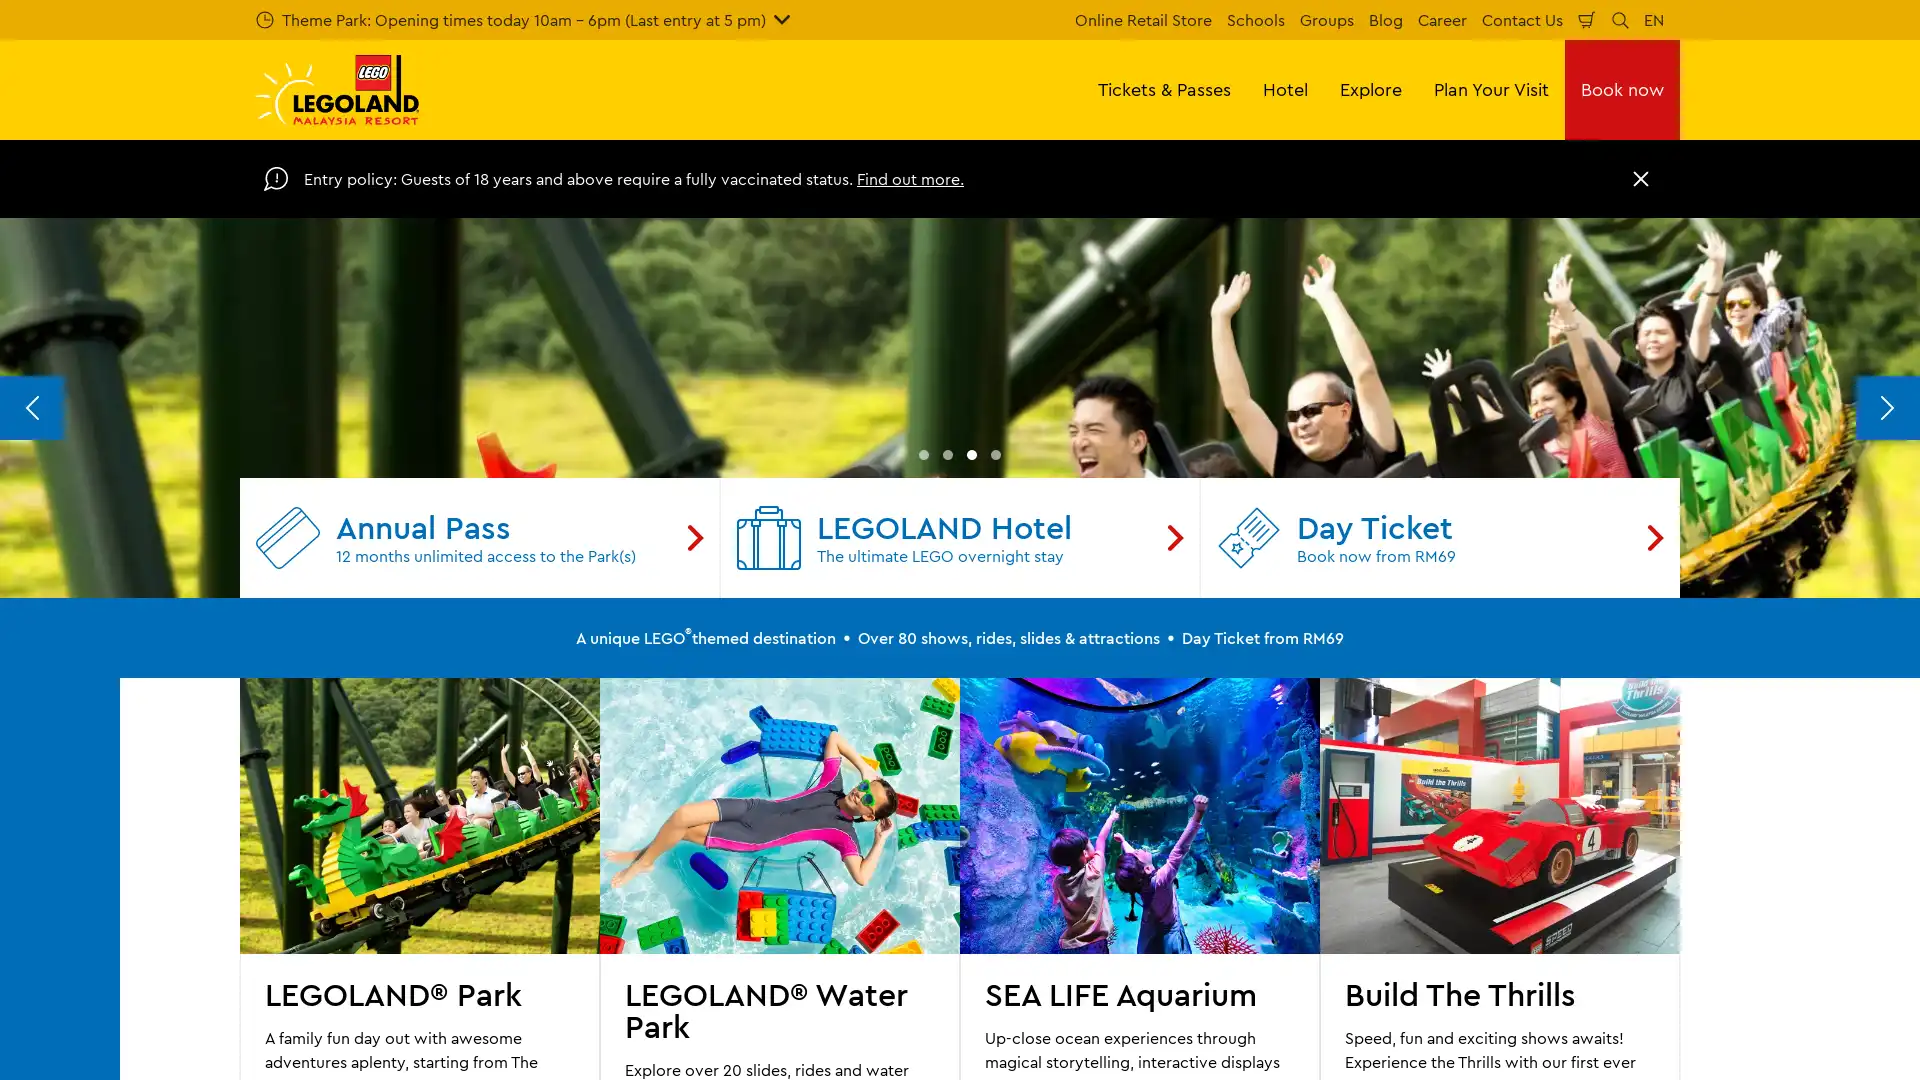  Describe the element at coordinates (971, 852) in the screenshot. I see `Go to slide 3` at that location.